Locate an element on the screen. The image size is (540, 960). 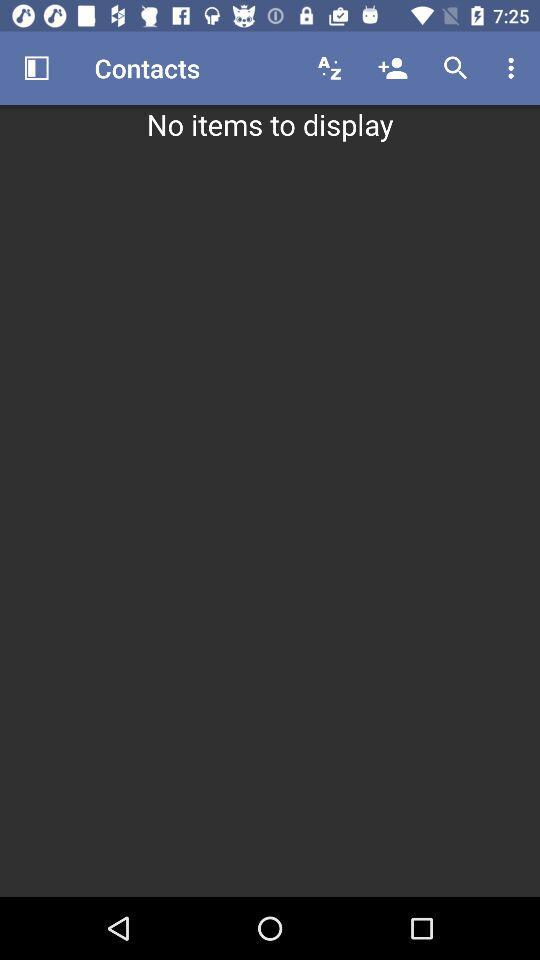
the icon next to contacts is located at coordinates (329, 68).